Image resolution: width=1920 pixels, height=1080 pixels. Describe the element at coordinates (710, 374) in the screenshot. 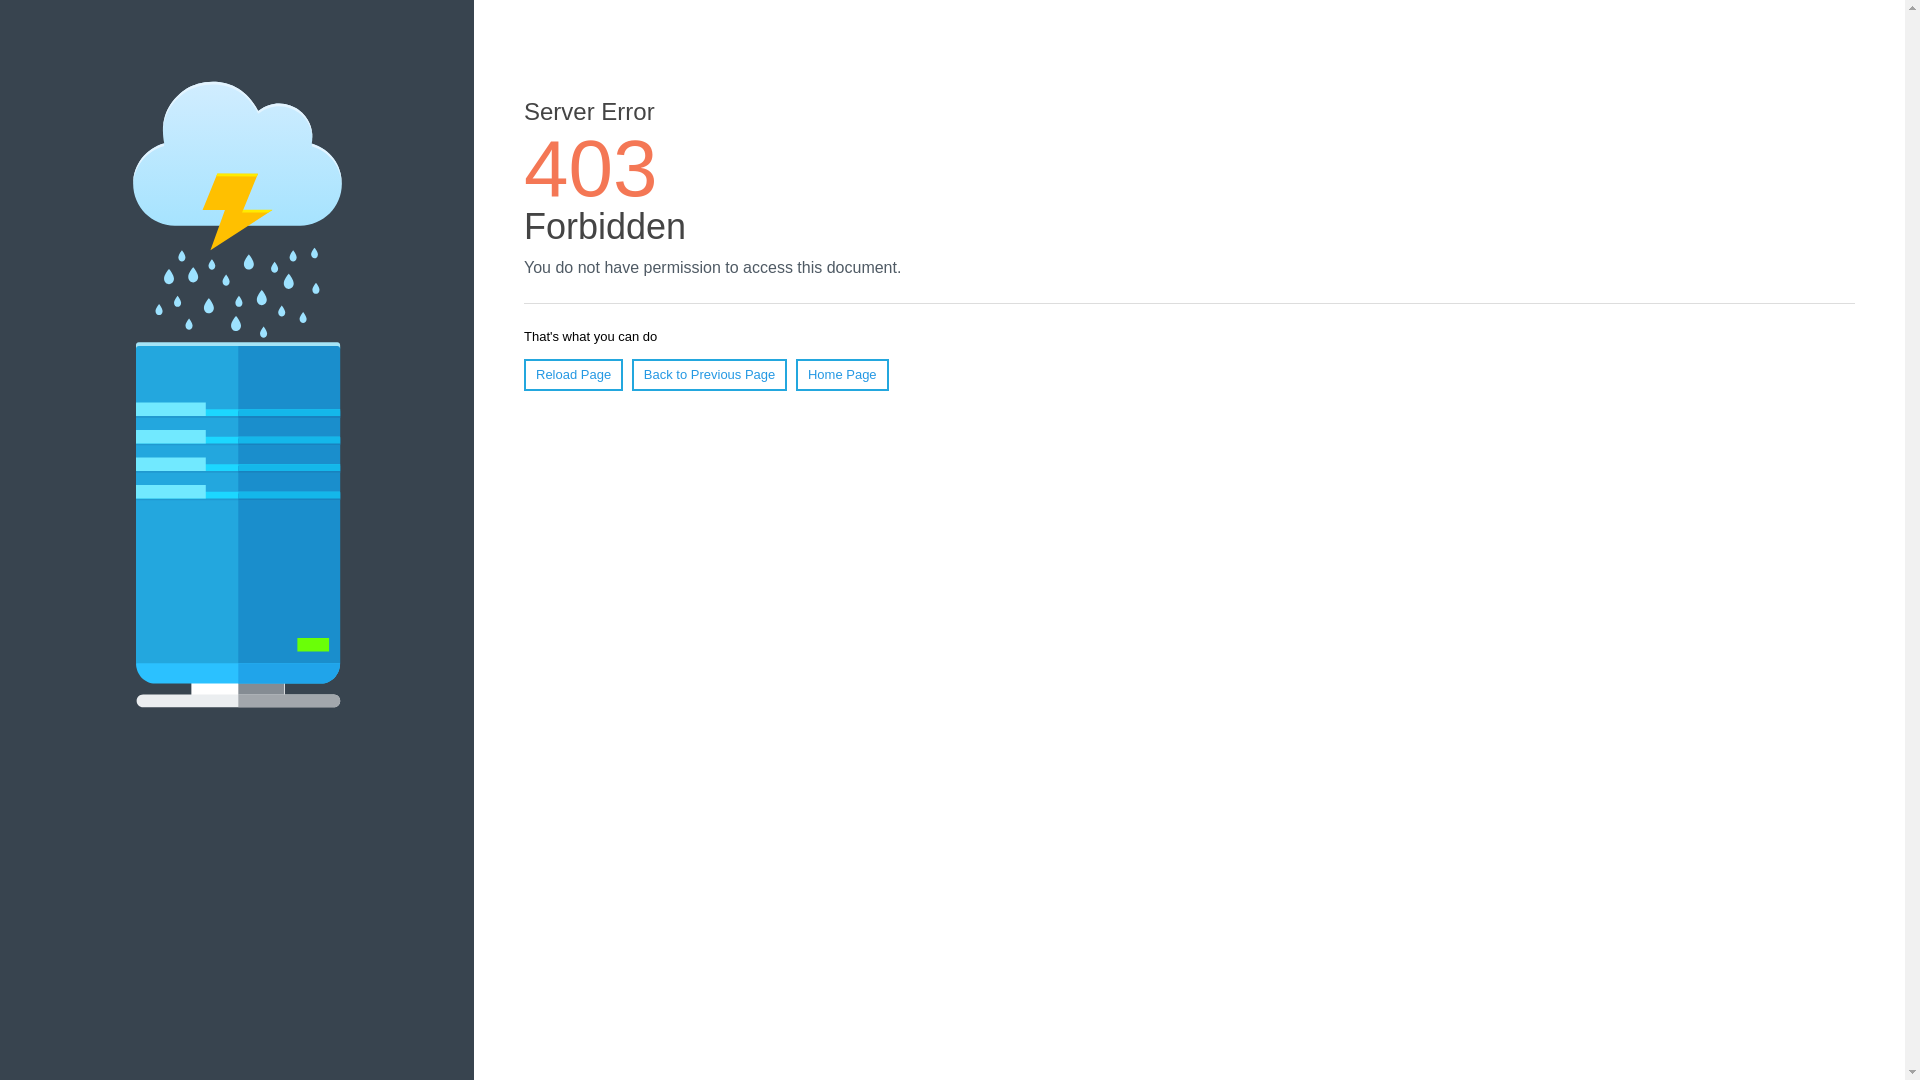

I see `'Back to Previous Page'` at that location.